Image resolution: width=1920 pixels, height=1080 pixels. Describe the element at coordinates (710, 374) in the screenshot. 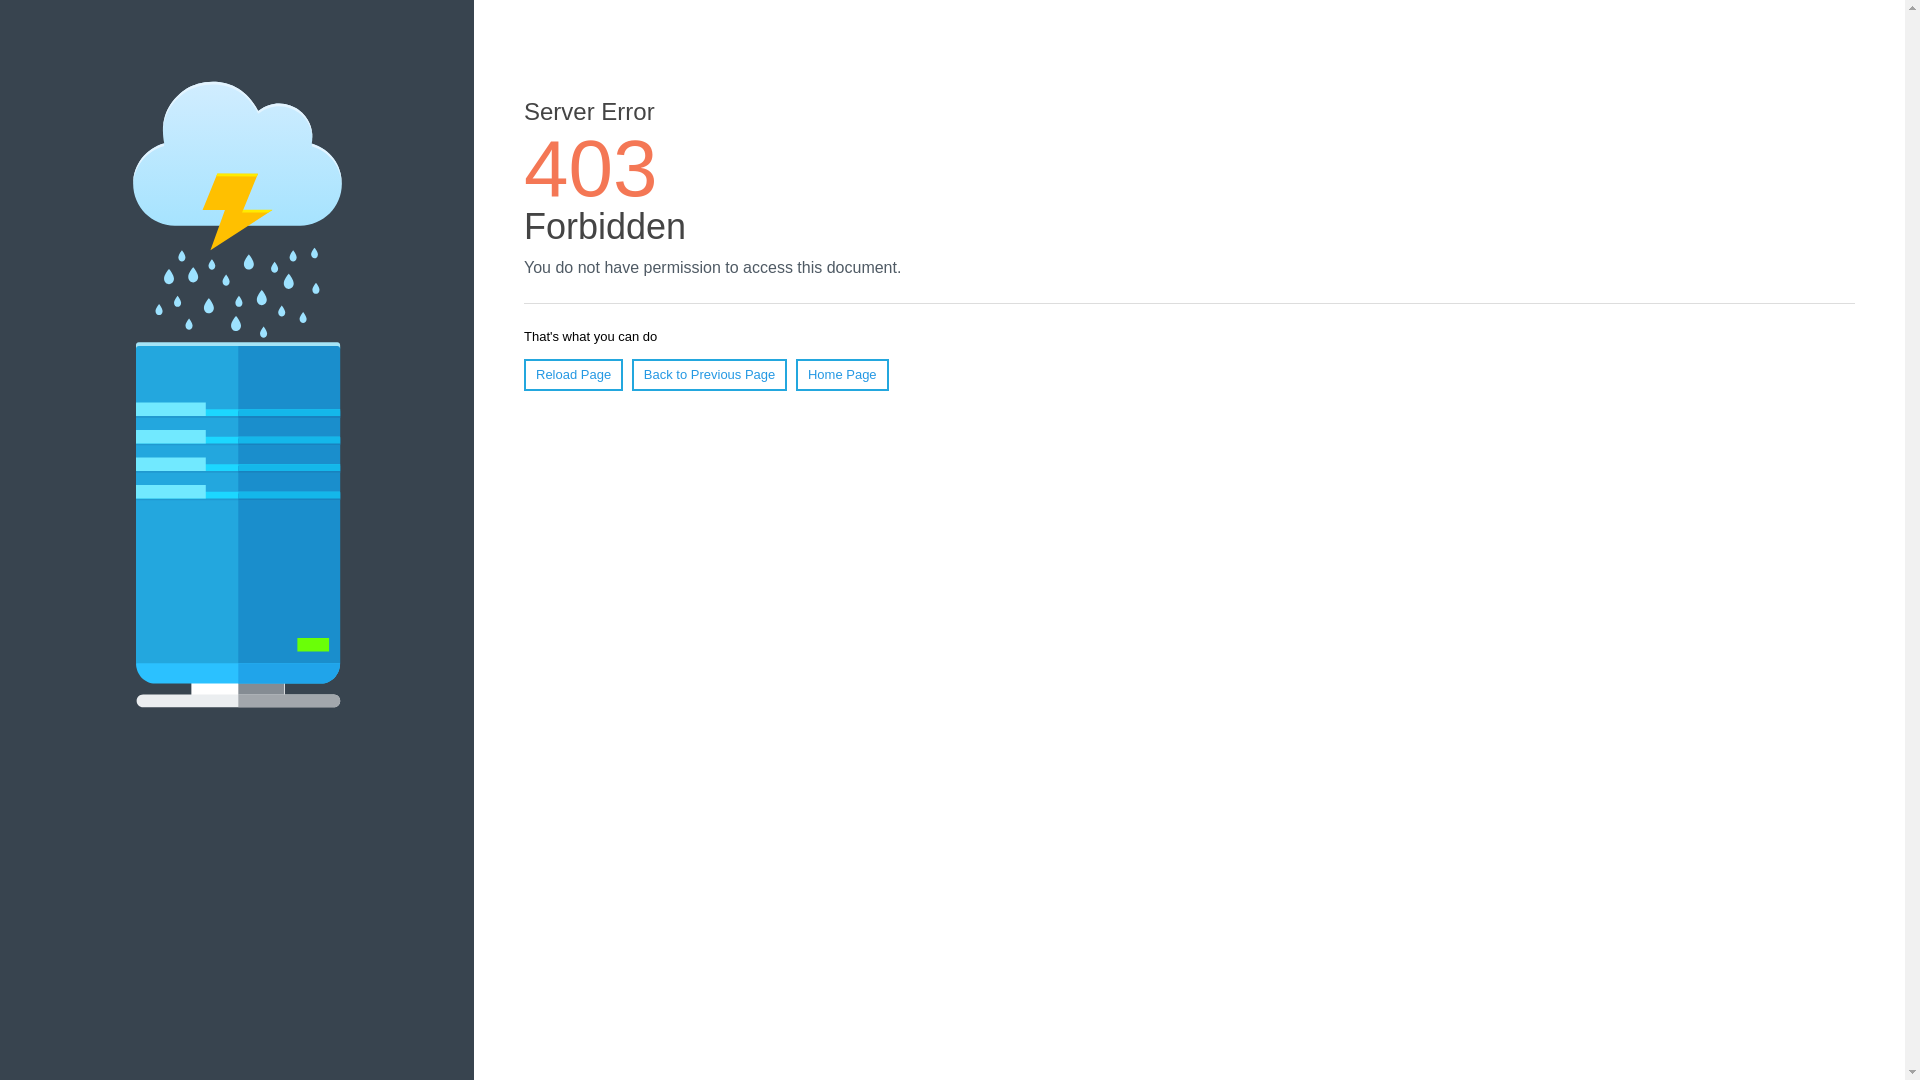

I see `'Back to Previous Page'` at that location.